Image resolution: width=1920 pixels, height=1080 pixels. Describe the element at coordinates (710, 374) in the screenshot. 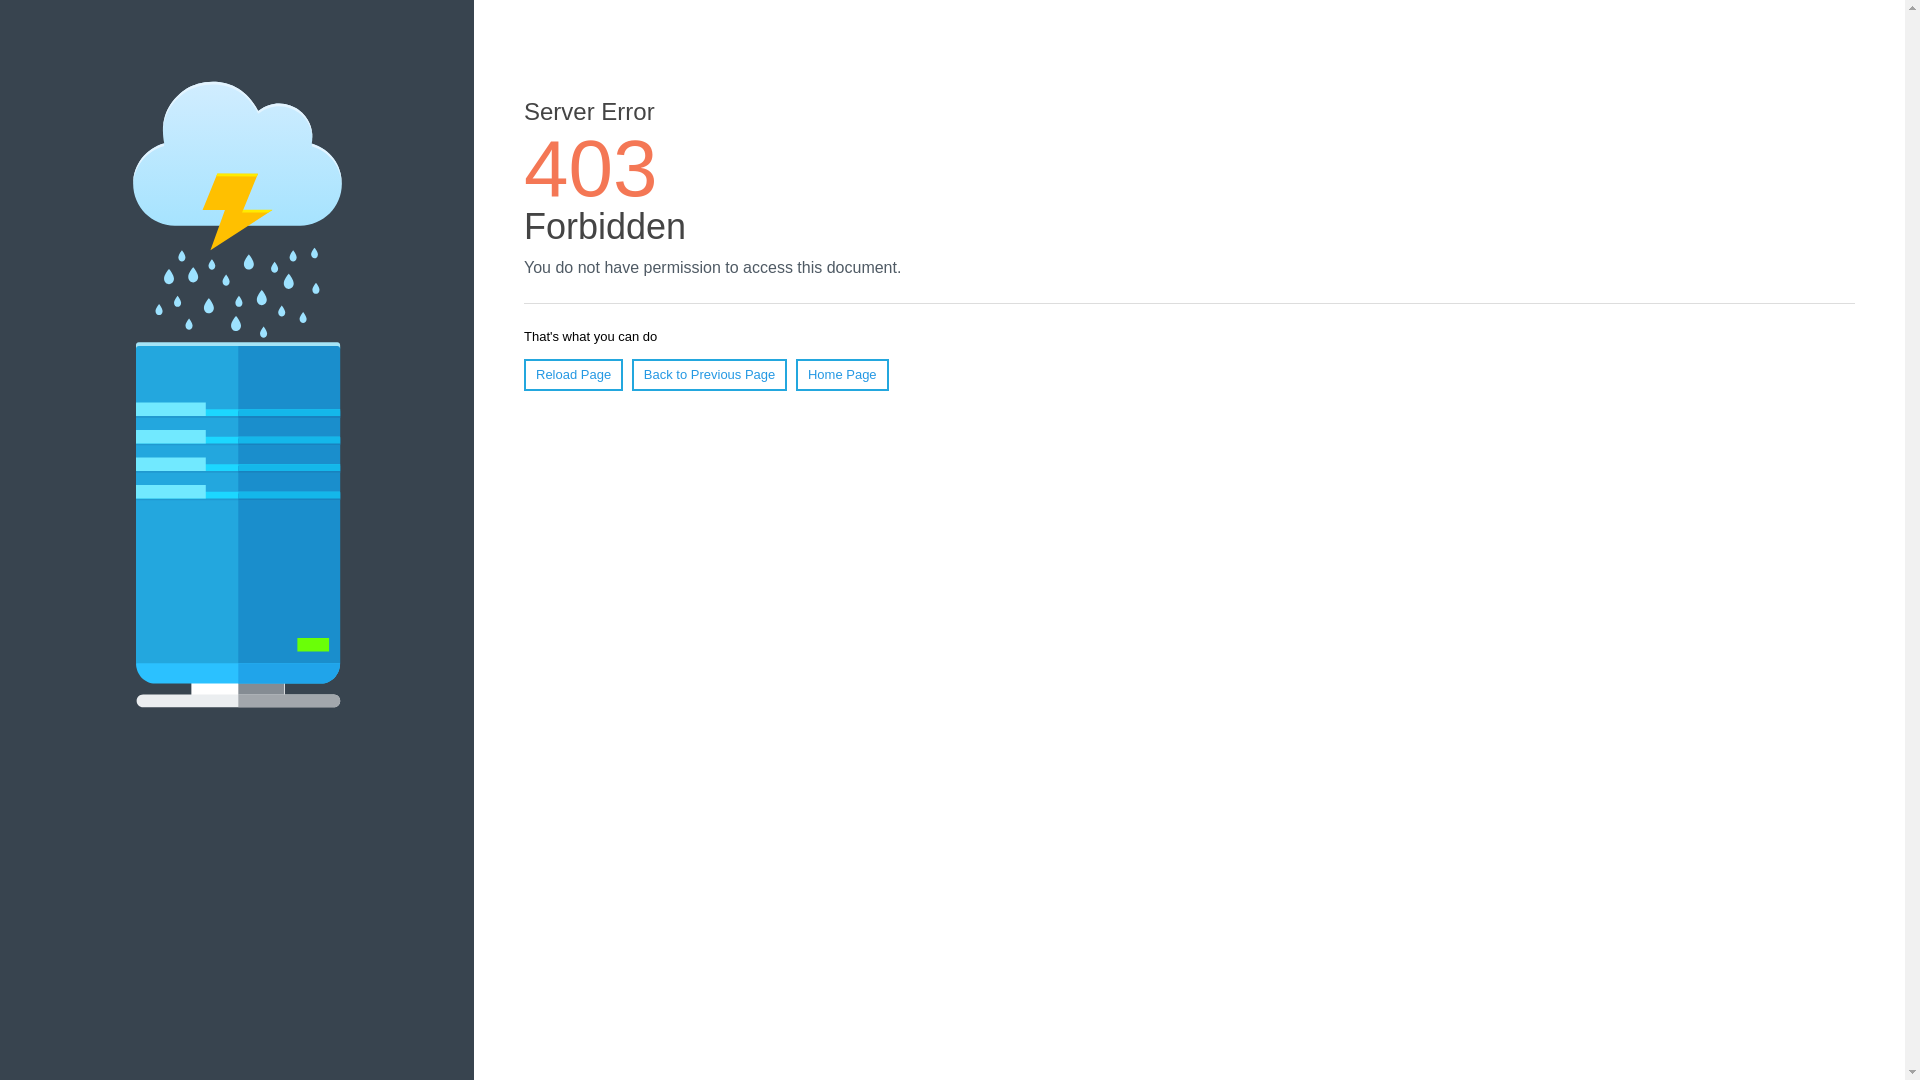

I see `'Back to Previous Page'` at that location.